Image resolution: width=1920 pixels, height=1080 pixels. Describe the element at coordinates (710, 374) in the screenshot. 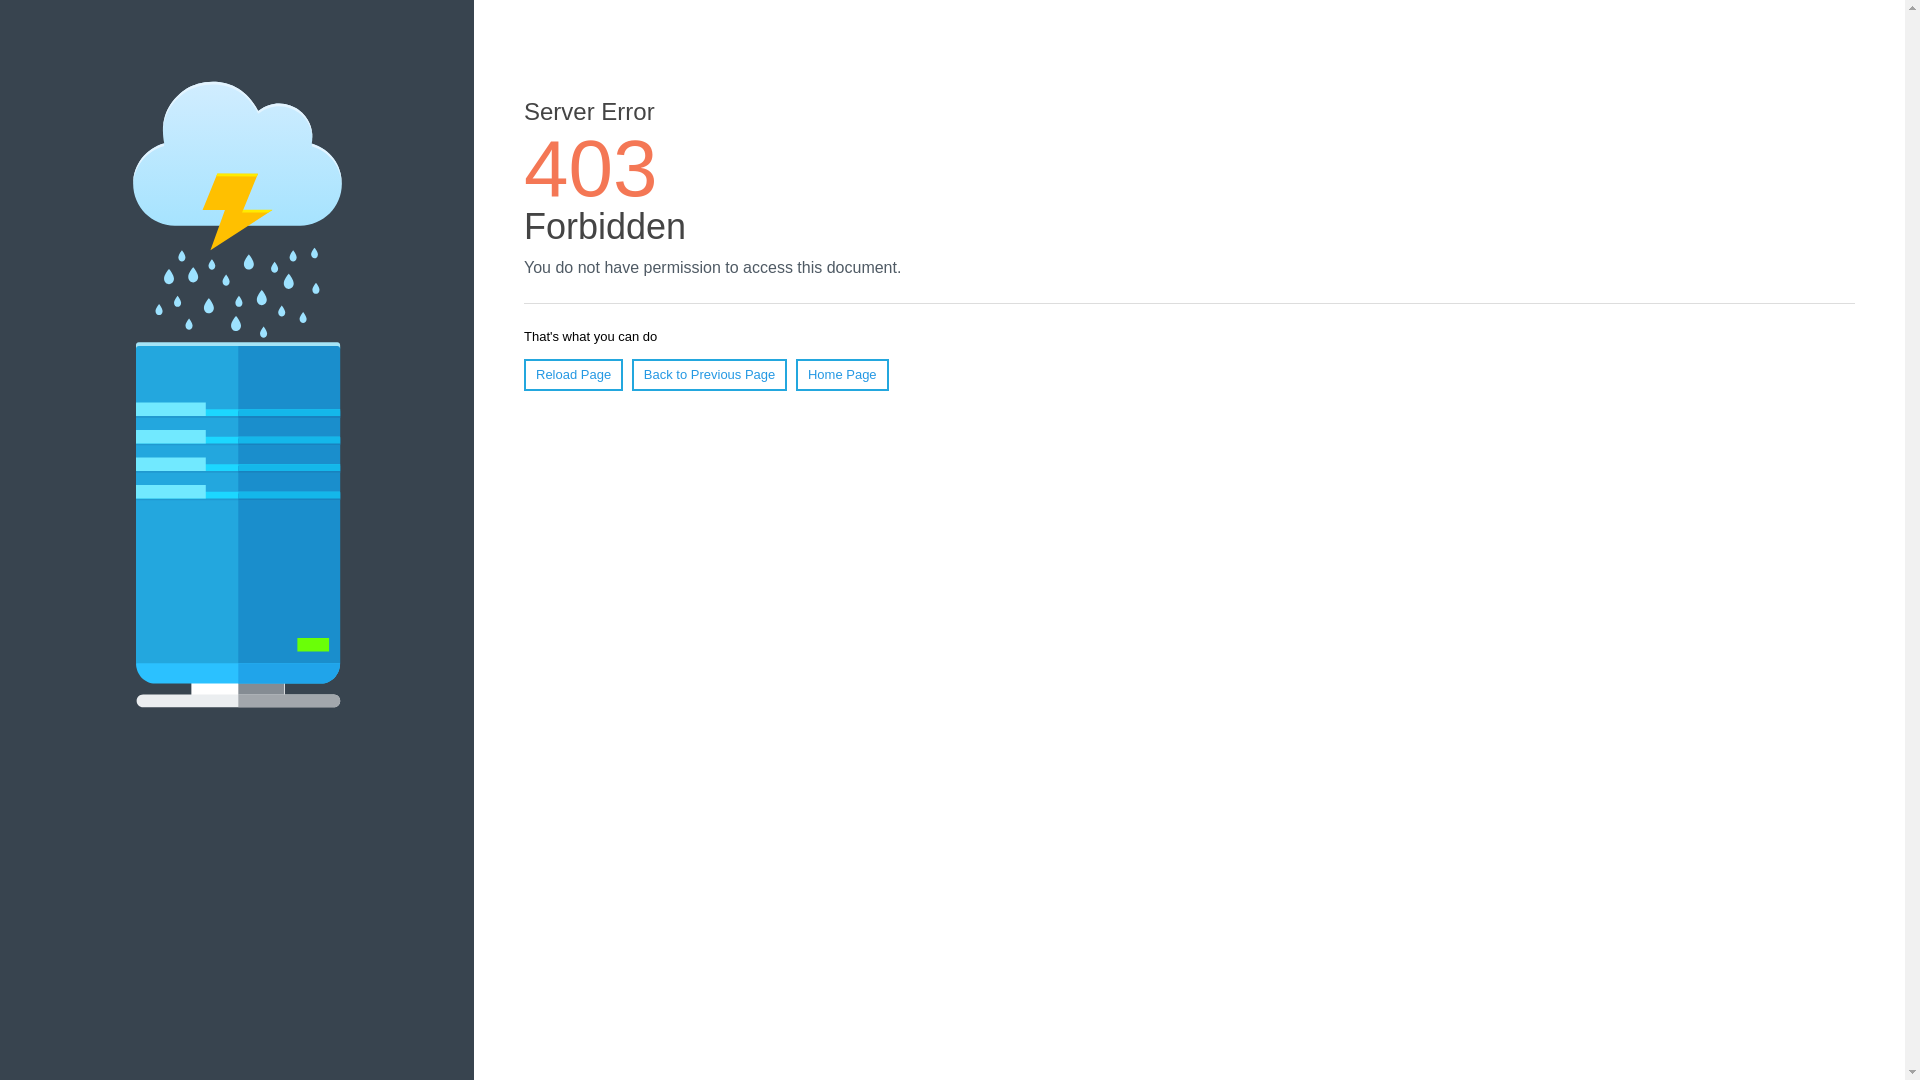

I see `'Back to Previous Page'` at that location.